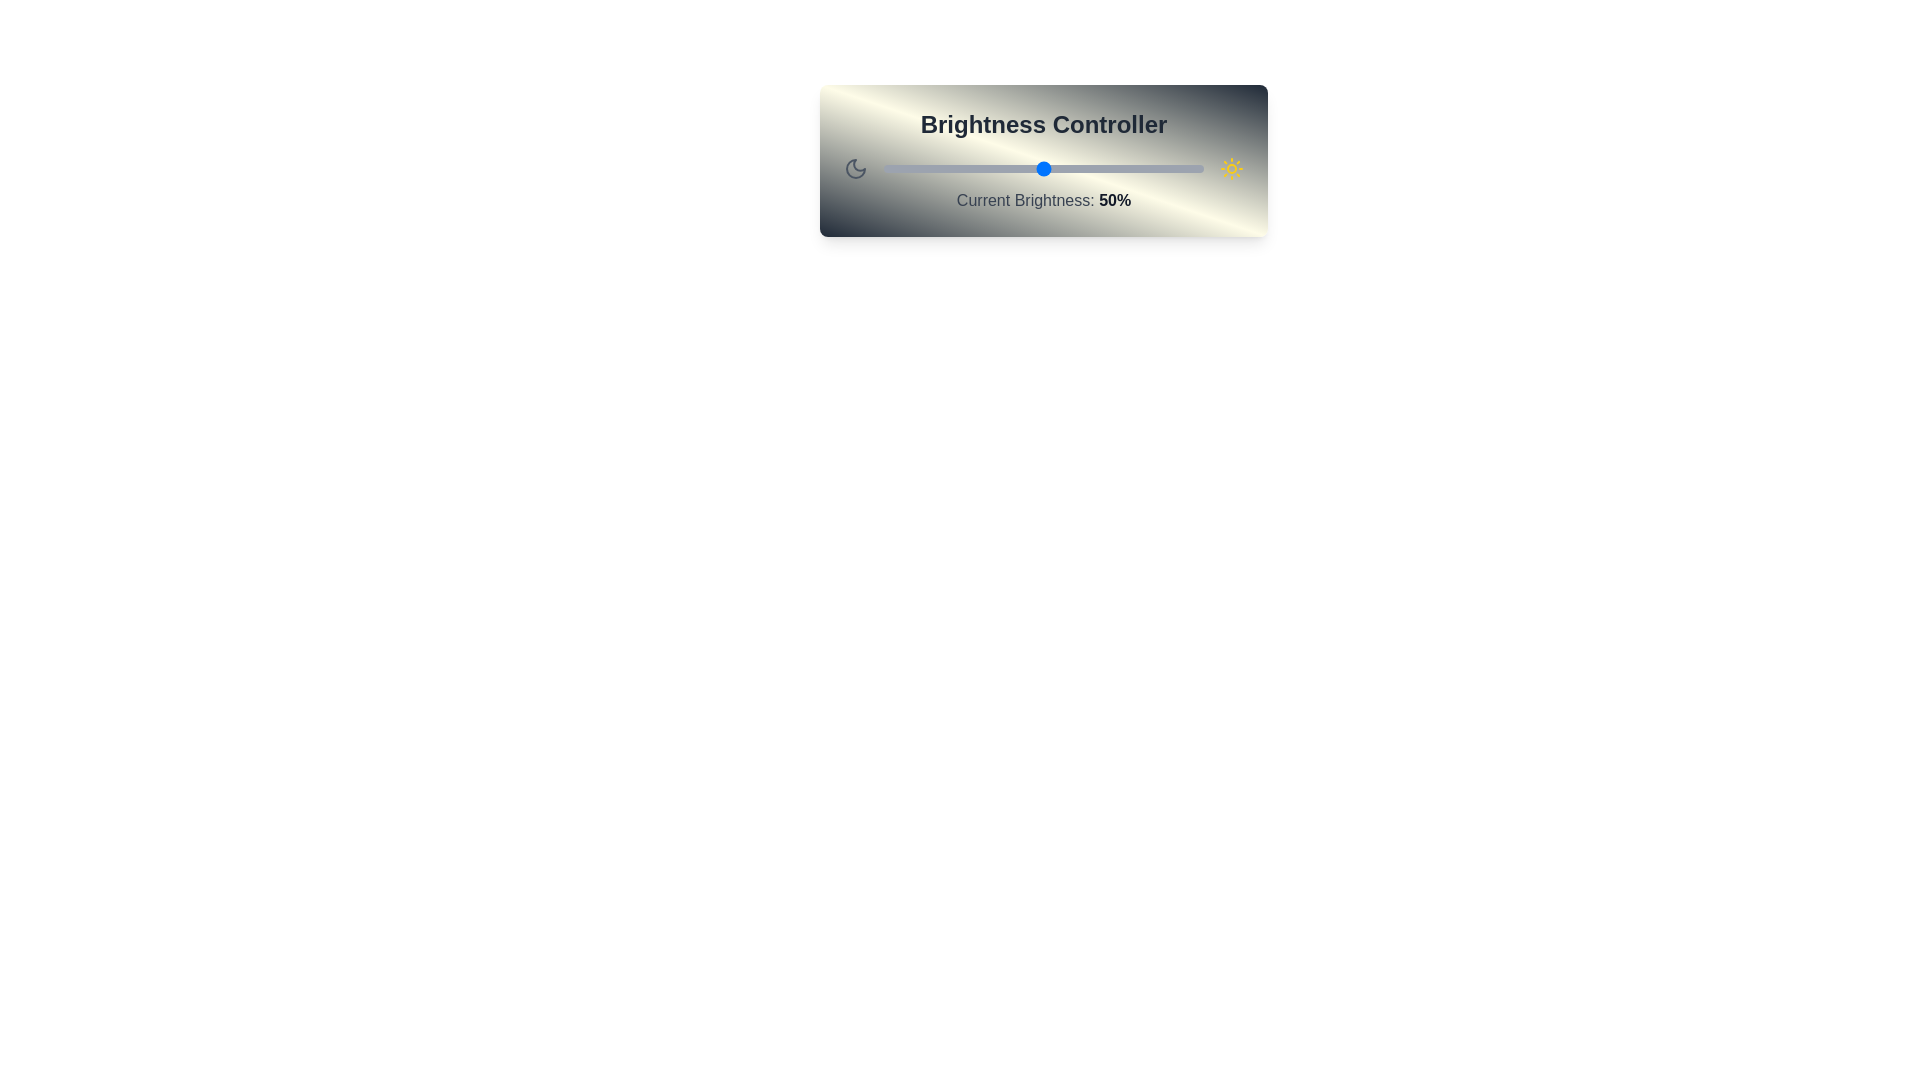  I want to click on the brightness slider to 86%, so click(1159, 168).